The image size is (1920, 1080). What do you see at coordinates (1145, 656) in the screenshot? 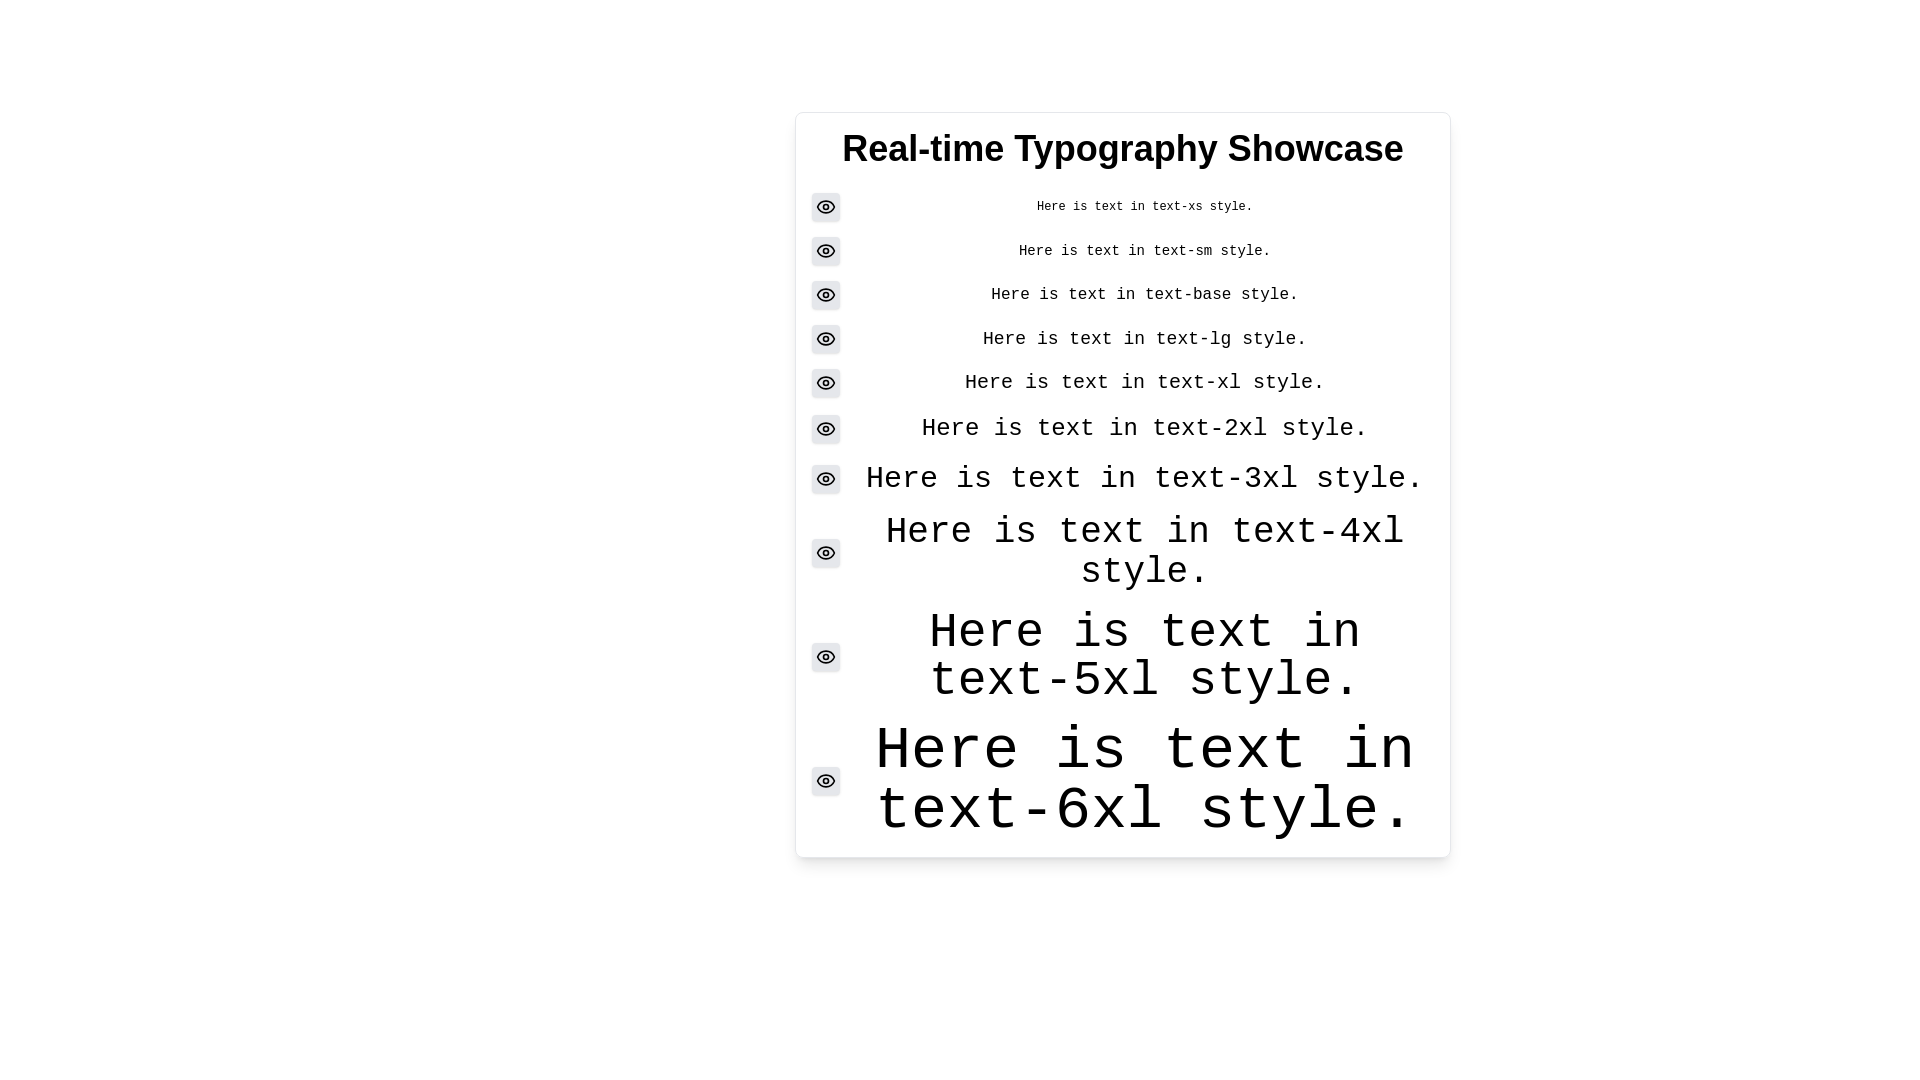
I see `the non-interactive Text Display Element that showcases styled text in a large font size, positioned centrally above the text with 'text-6xl' styling` at bounding box center [1145, 656].